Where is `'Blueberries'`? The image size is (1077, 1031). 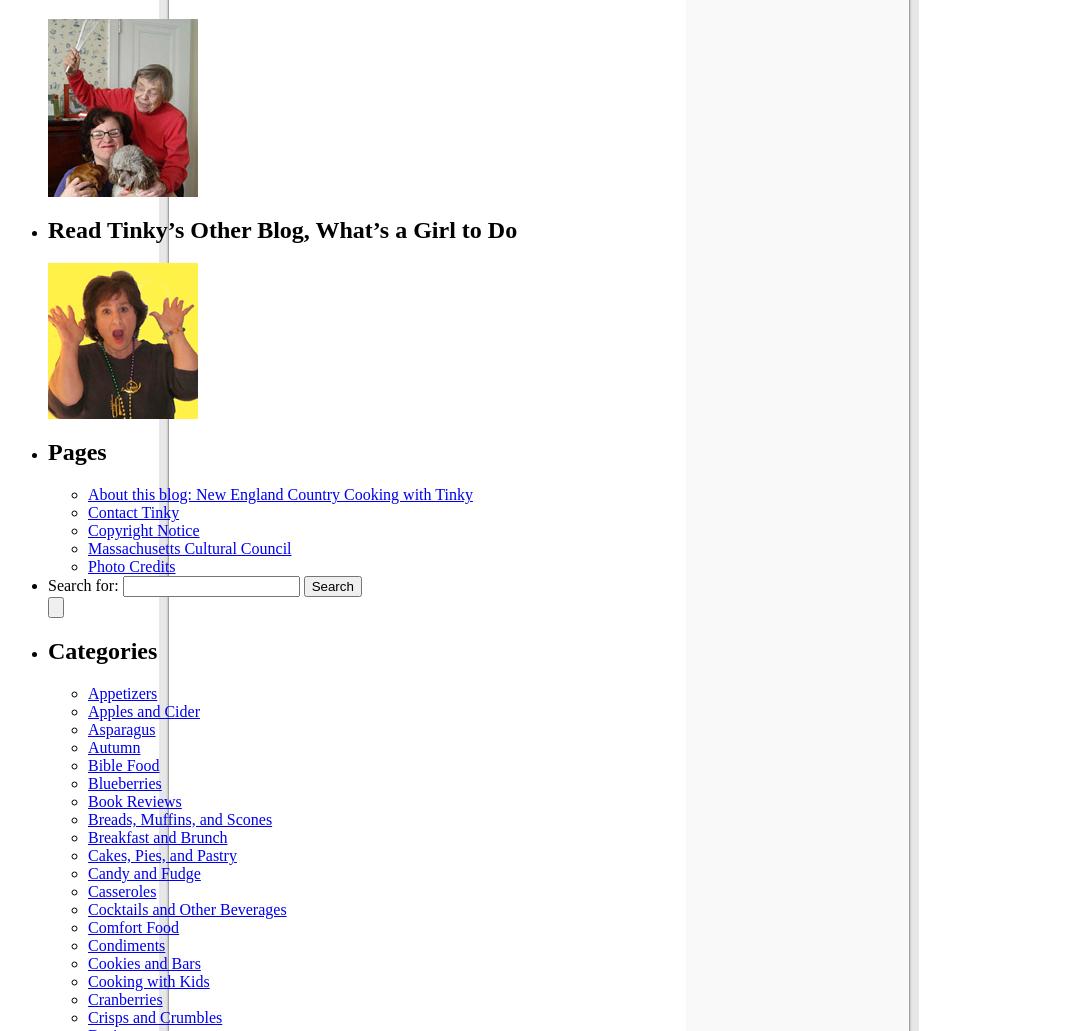 'Blueberries' is located at coordinates (123, 782).